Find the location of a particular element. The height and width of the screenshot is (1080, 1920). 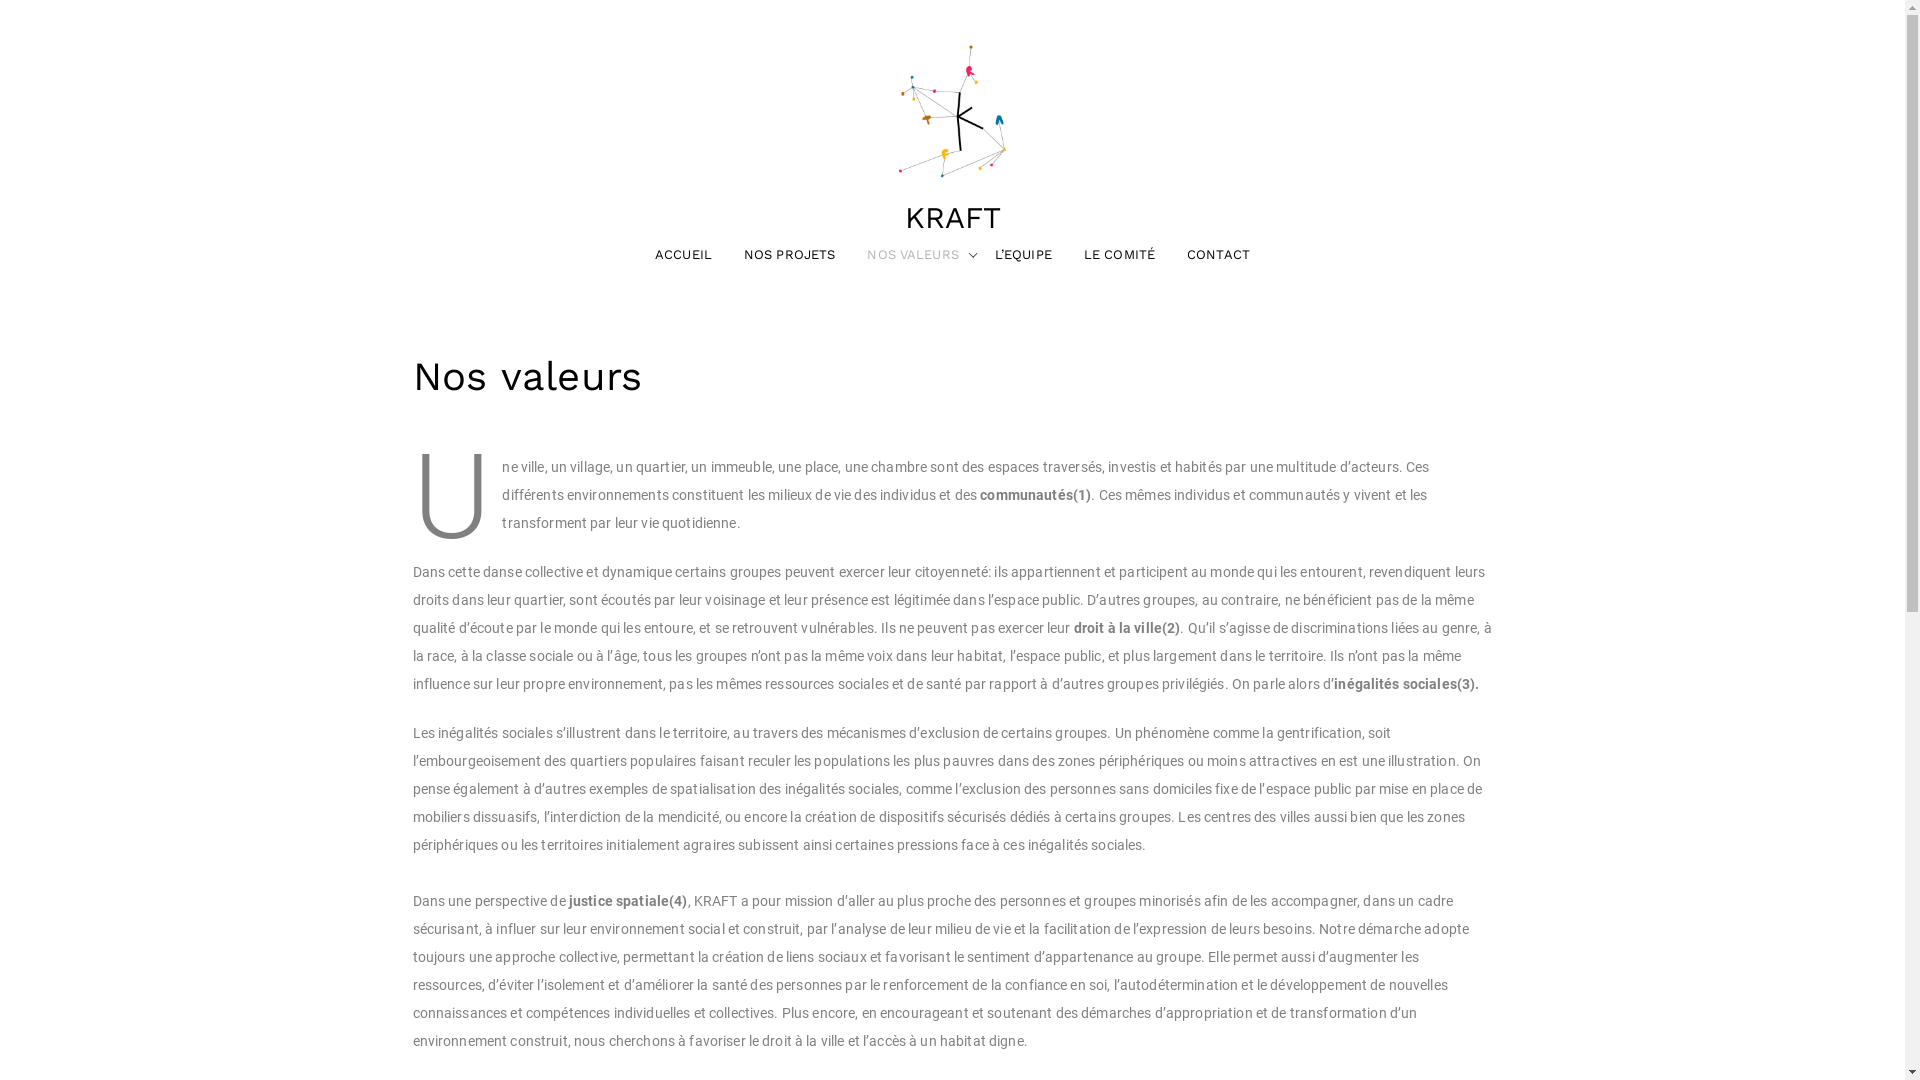

'NOS VALEURS' is located at coordinates (911, 253).